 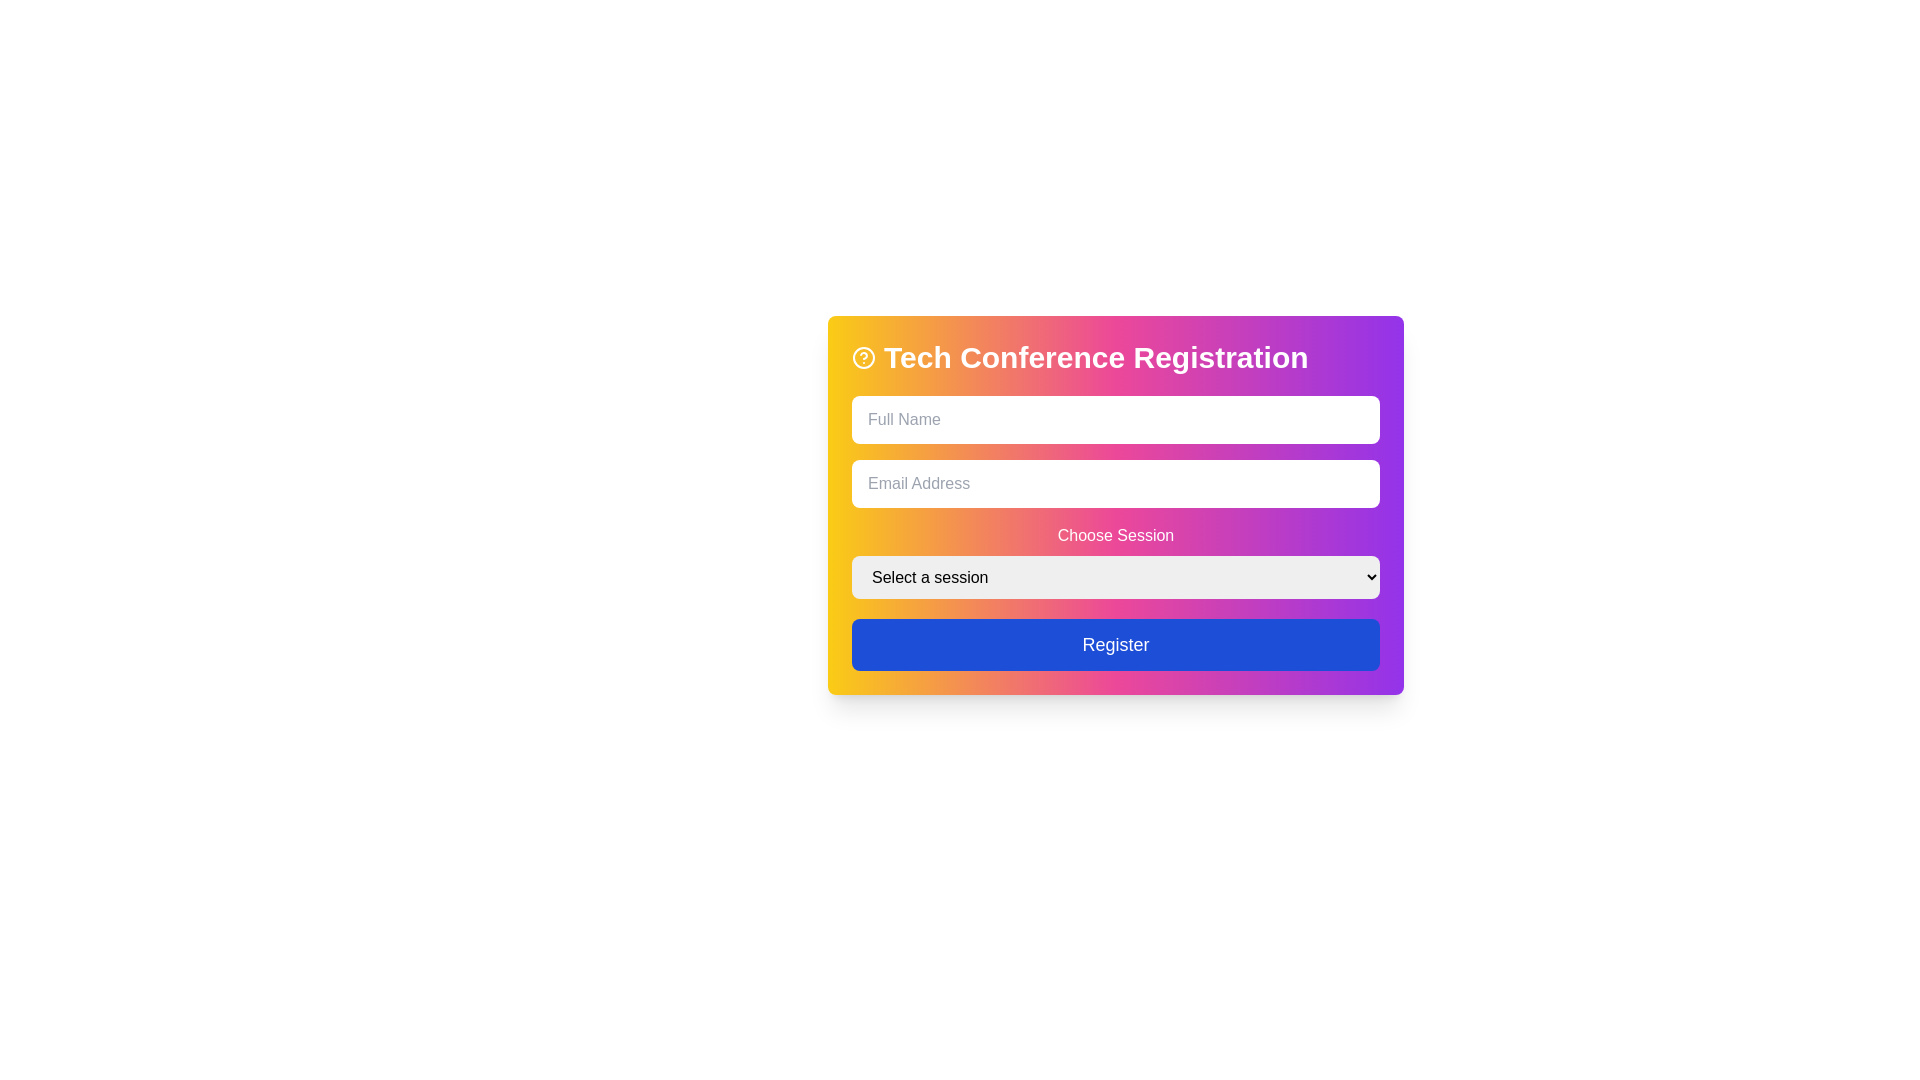 I want to click on the circle element within the SVG icon located to the left of the 'Tech Conference Registration' text near the top of the registration form, so click(x=864, y=357).